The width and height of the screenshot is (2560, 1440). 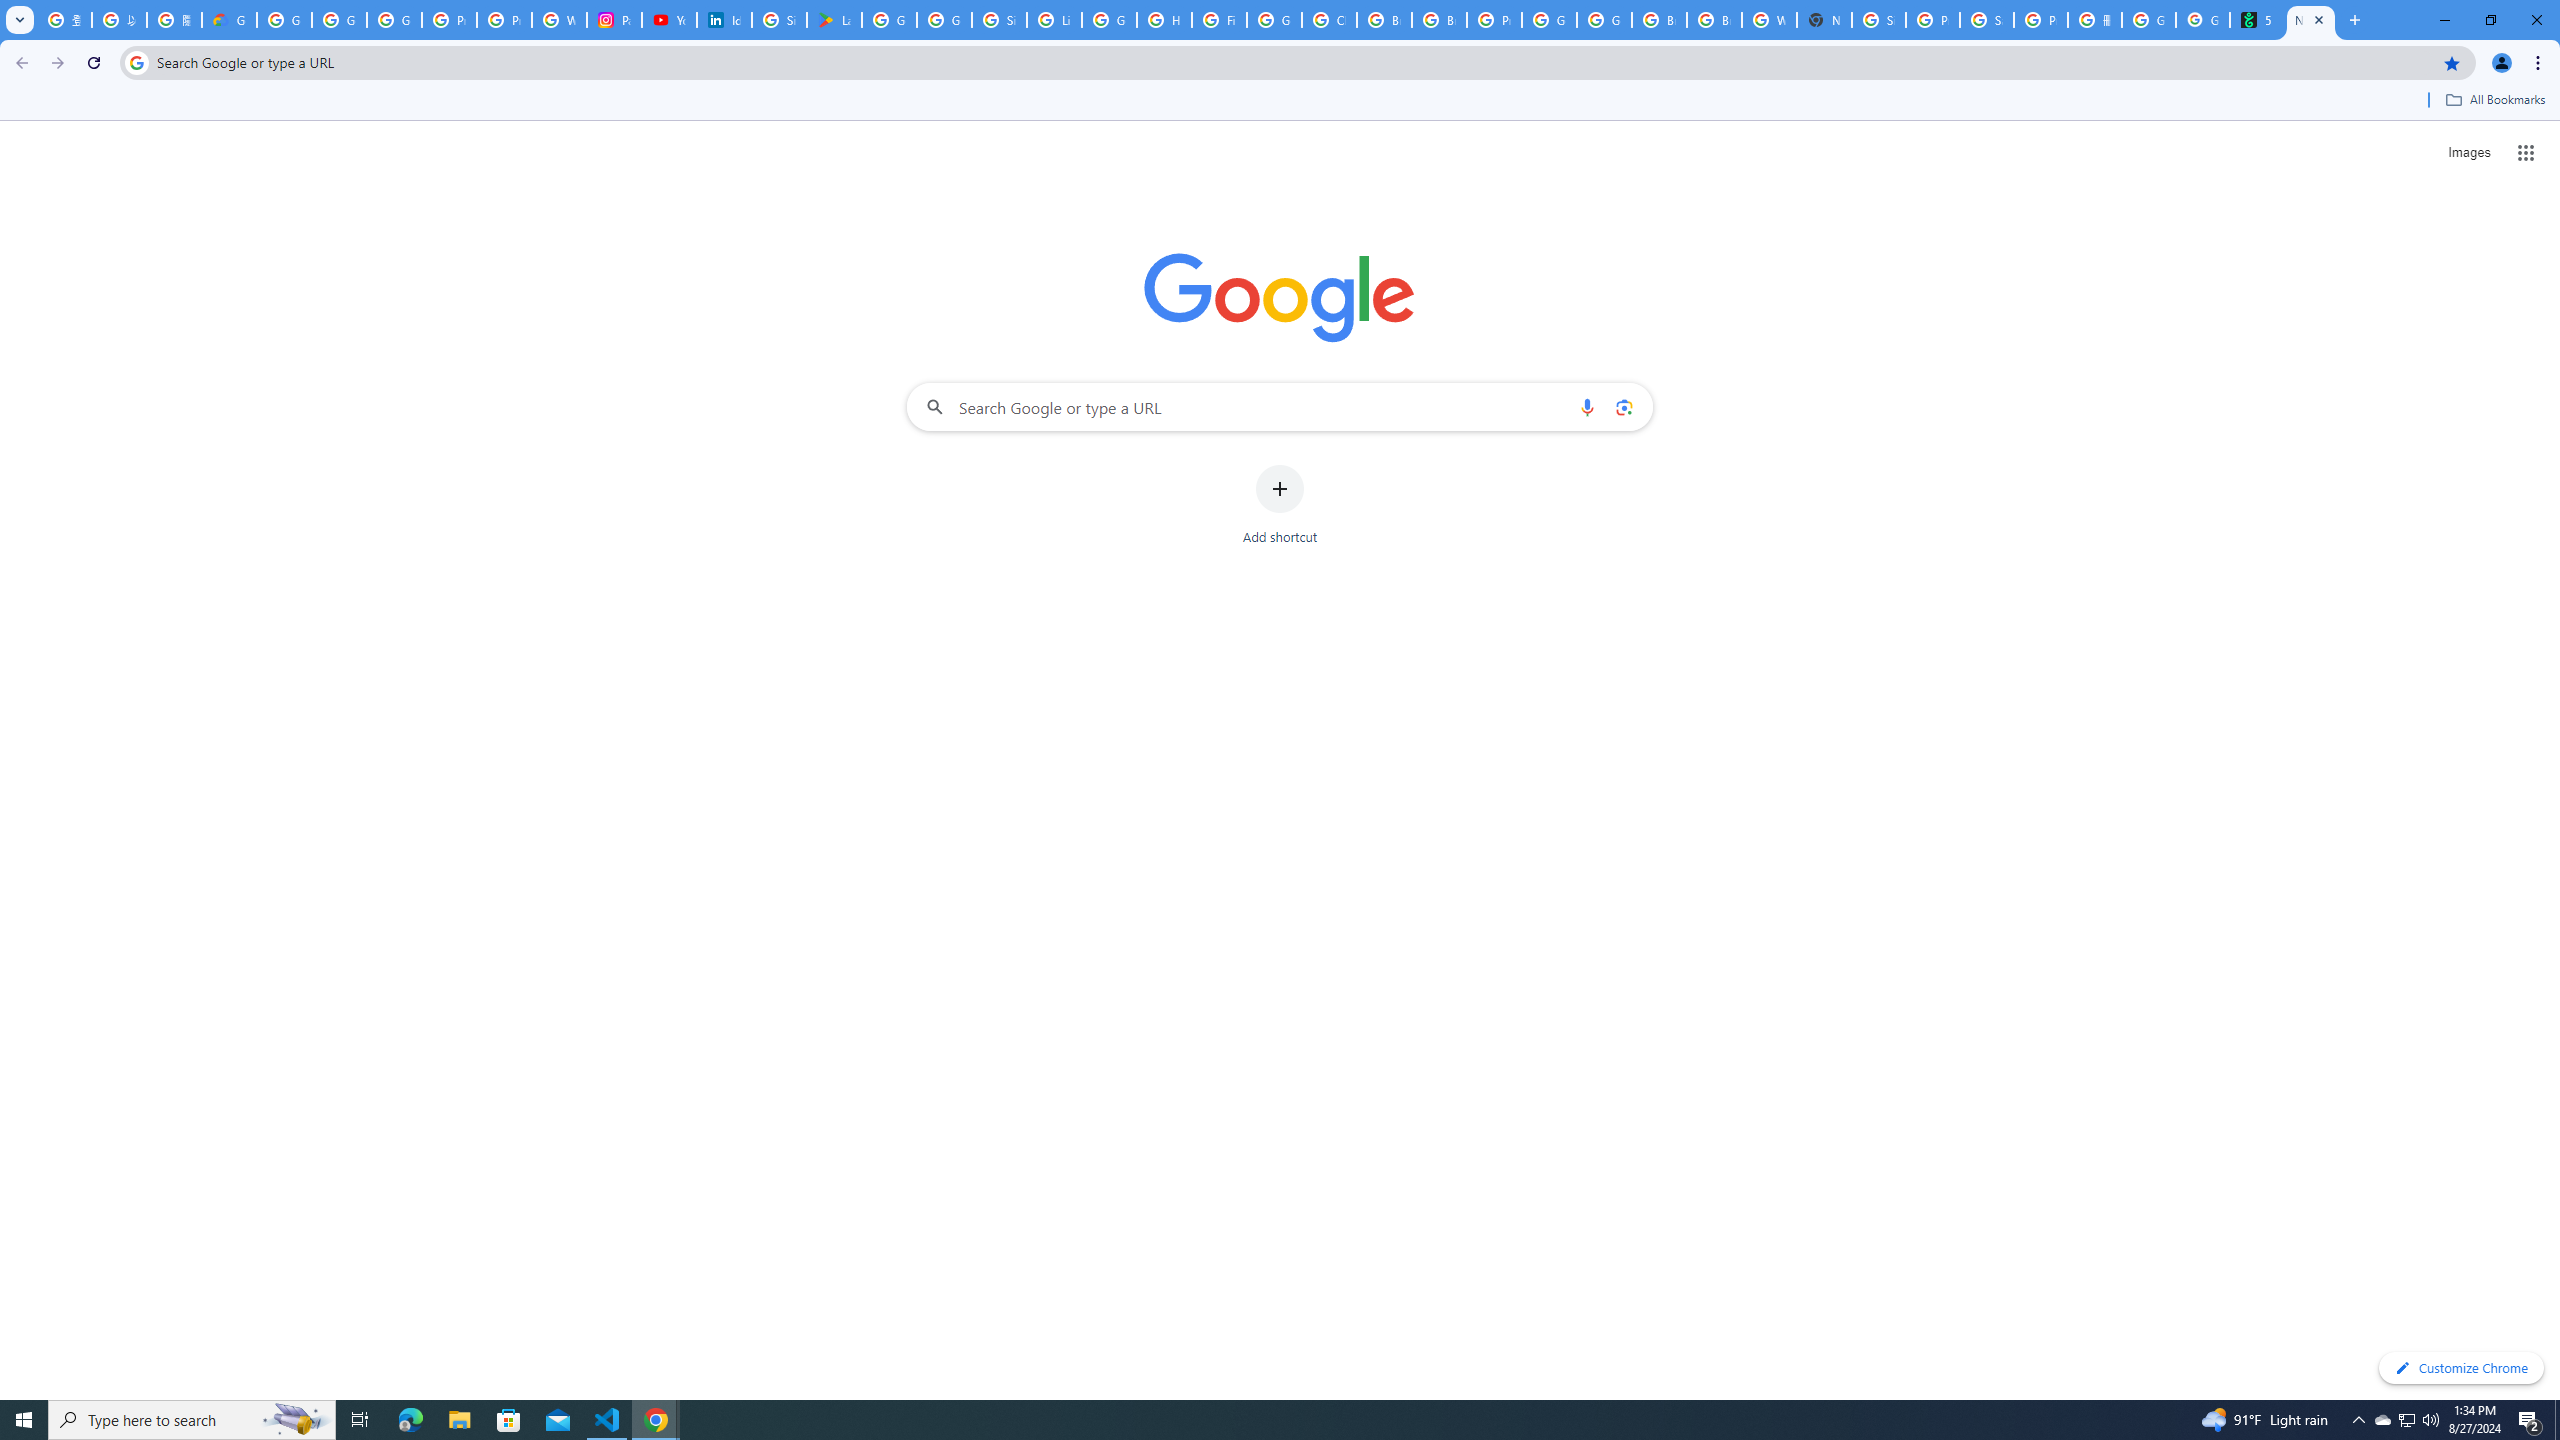 I want to click on 'Sign in - Google Accounts', so click(x=1879, y=19).